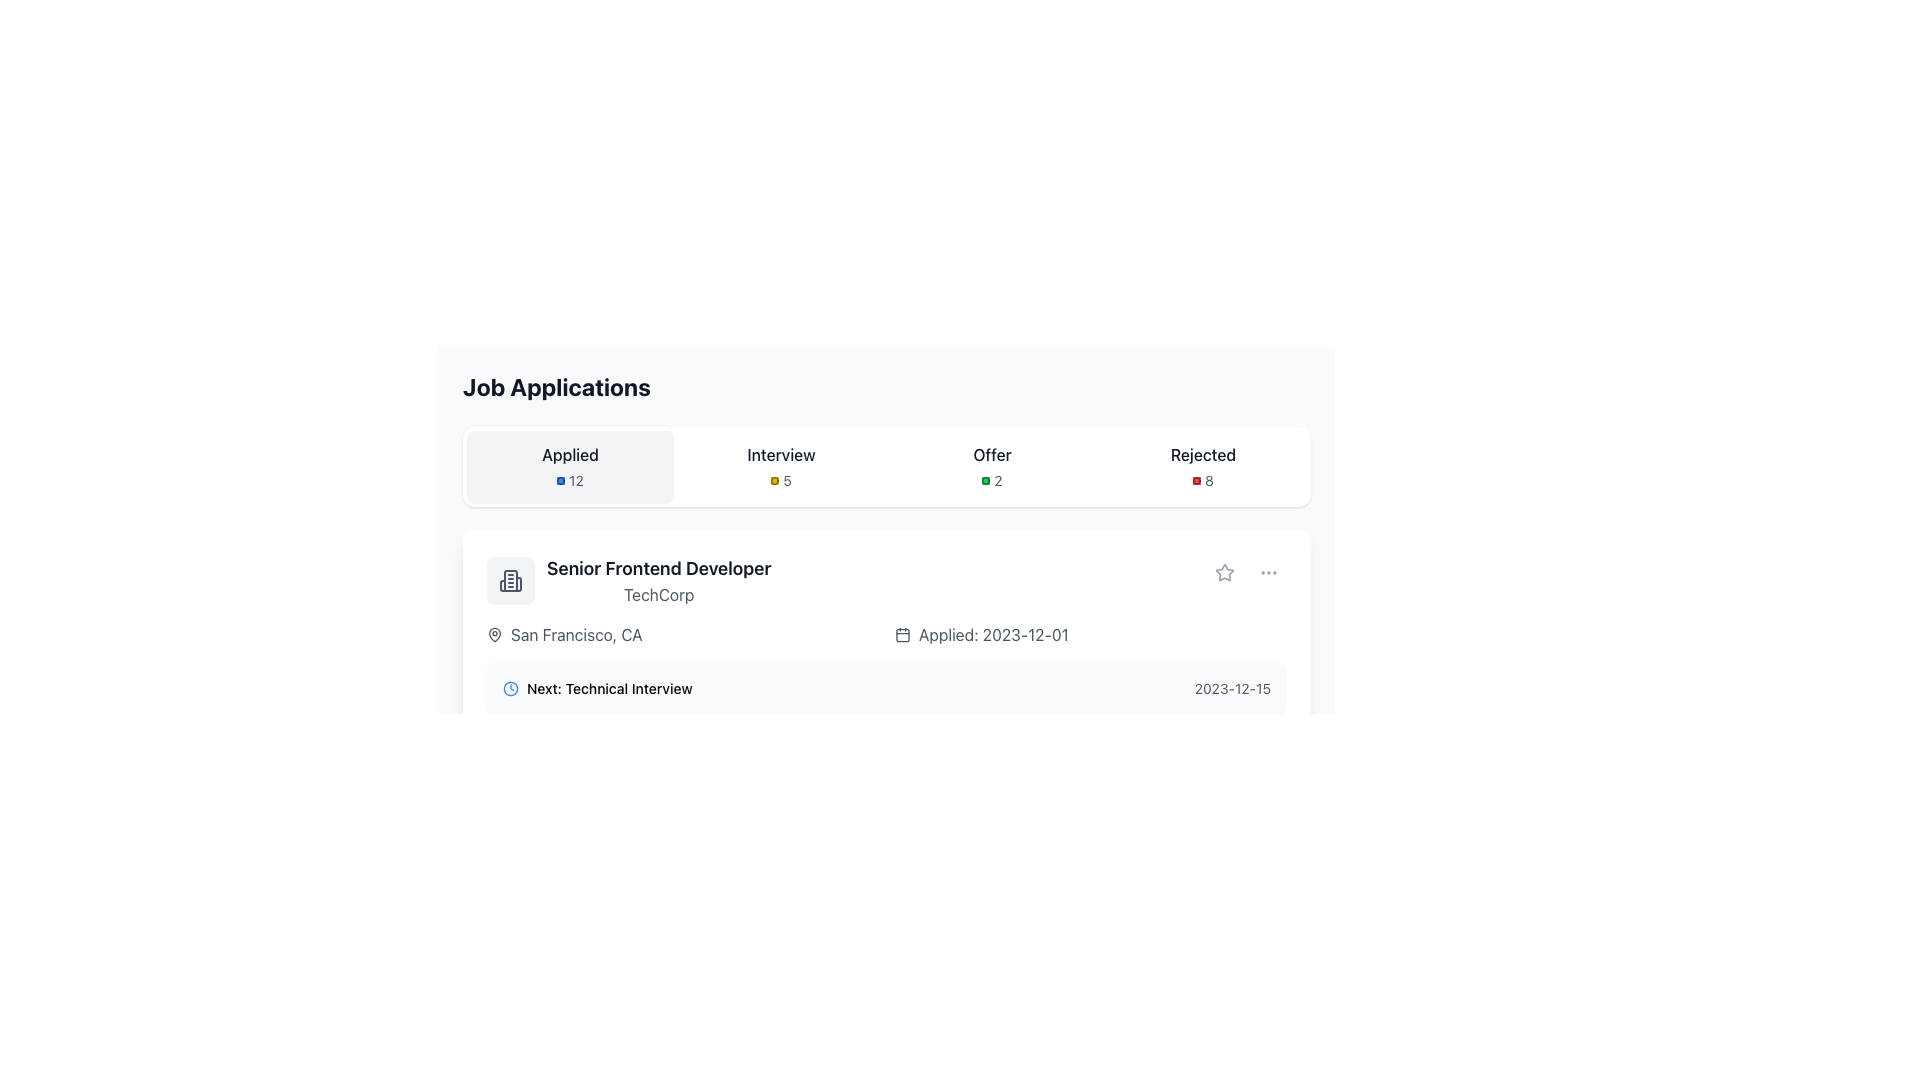 The height and width of the screenshot is (1080, 1920). What do you see at coordinates (886, 466) in the screenshot?
I see `the Summary bar with categories that contains the labels 'Applied', 'Interview', 'Offer', and 'Rejected' with their respective numbers: 12, 5, 2, and 8` at bounding box center [886, 466].